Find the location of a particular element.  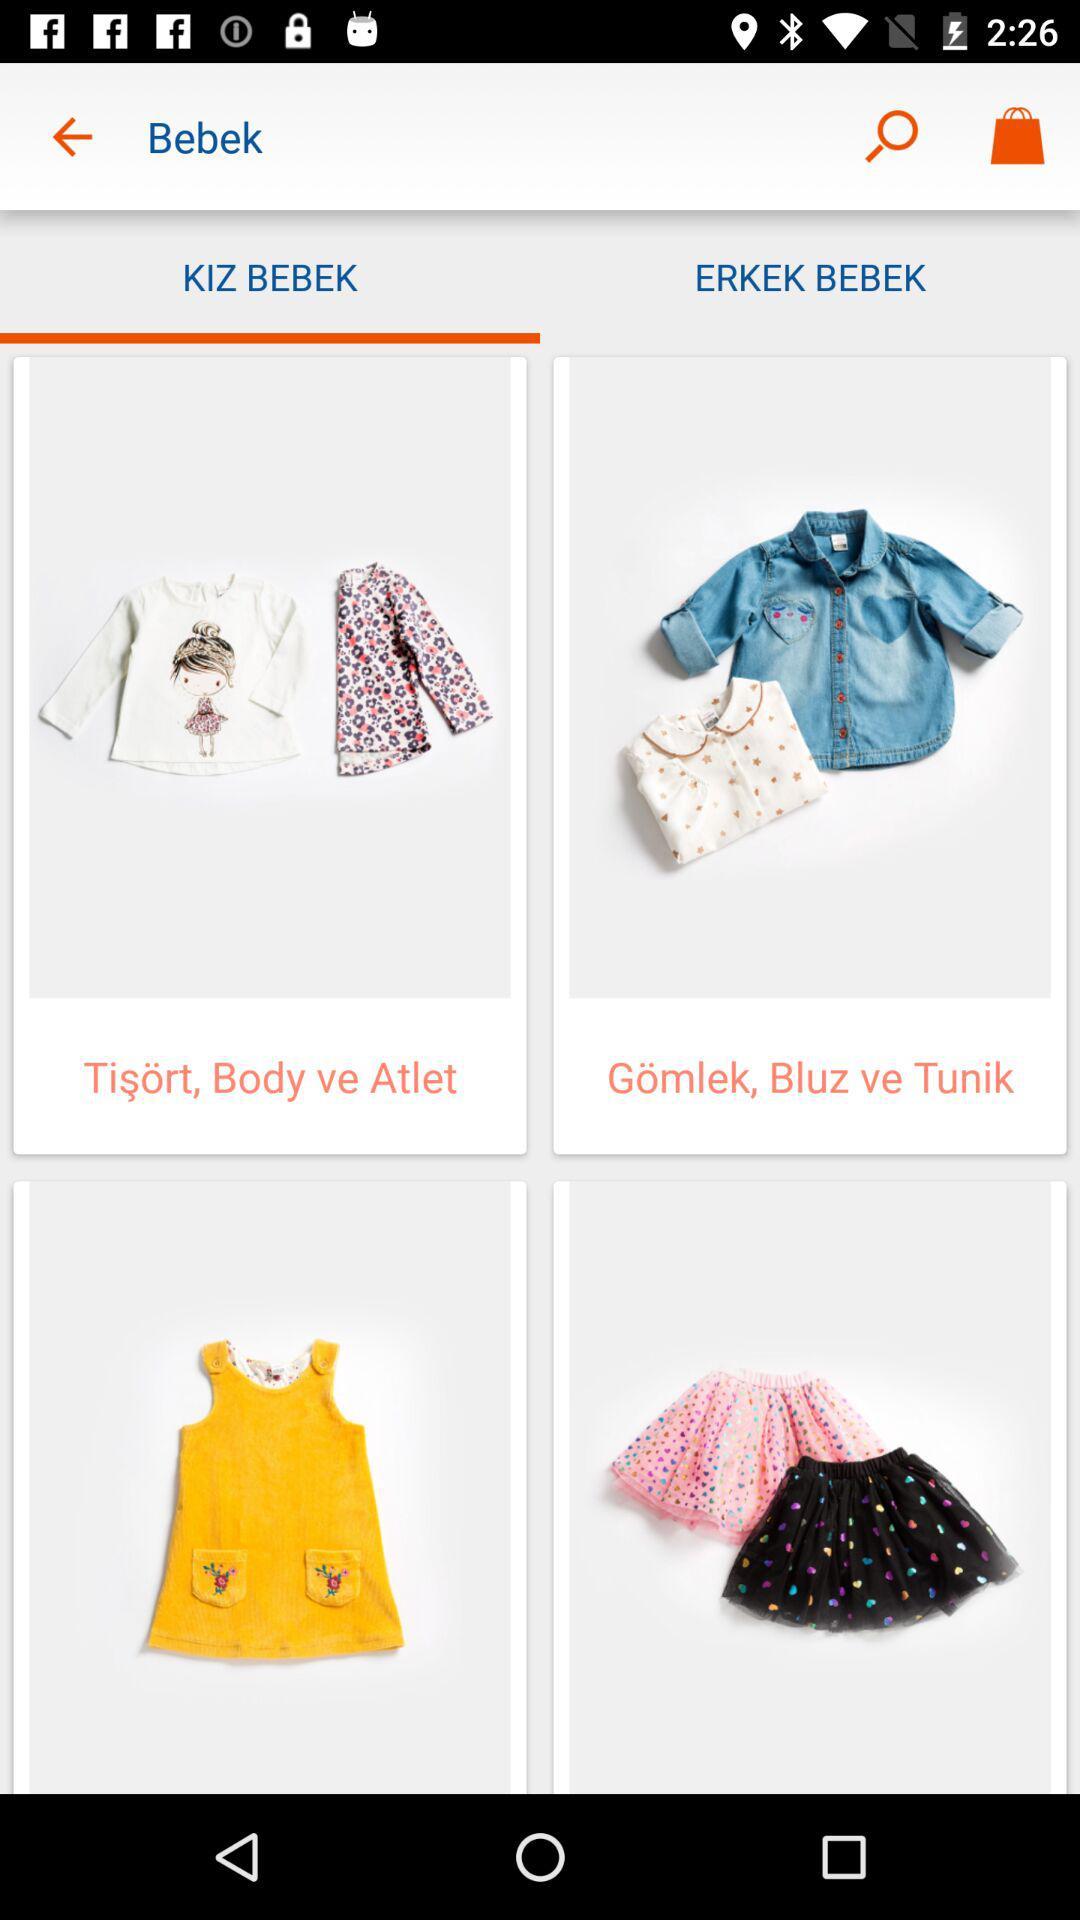

the item to the left of the bebek is located at coordinates (72, 135).